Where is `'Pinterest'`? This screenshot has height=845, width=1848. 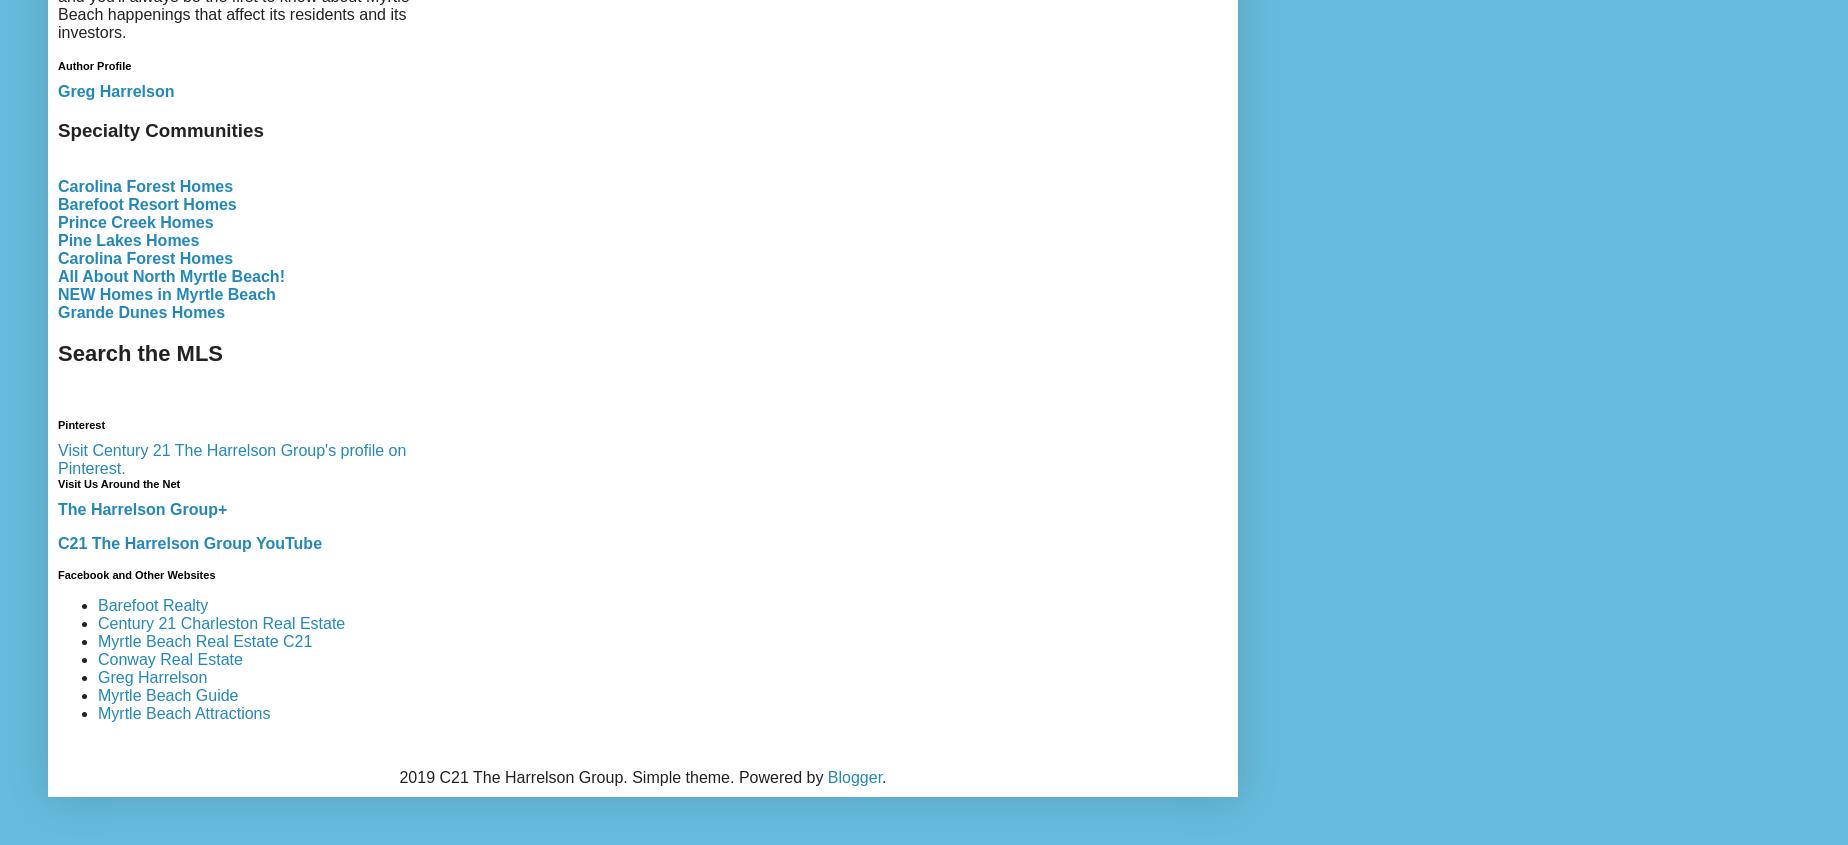
'Pinterest' is located at coordinates (81, 424).